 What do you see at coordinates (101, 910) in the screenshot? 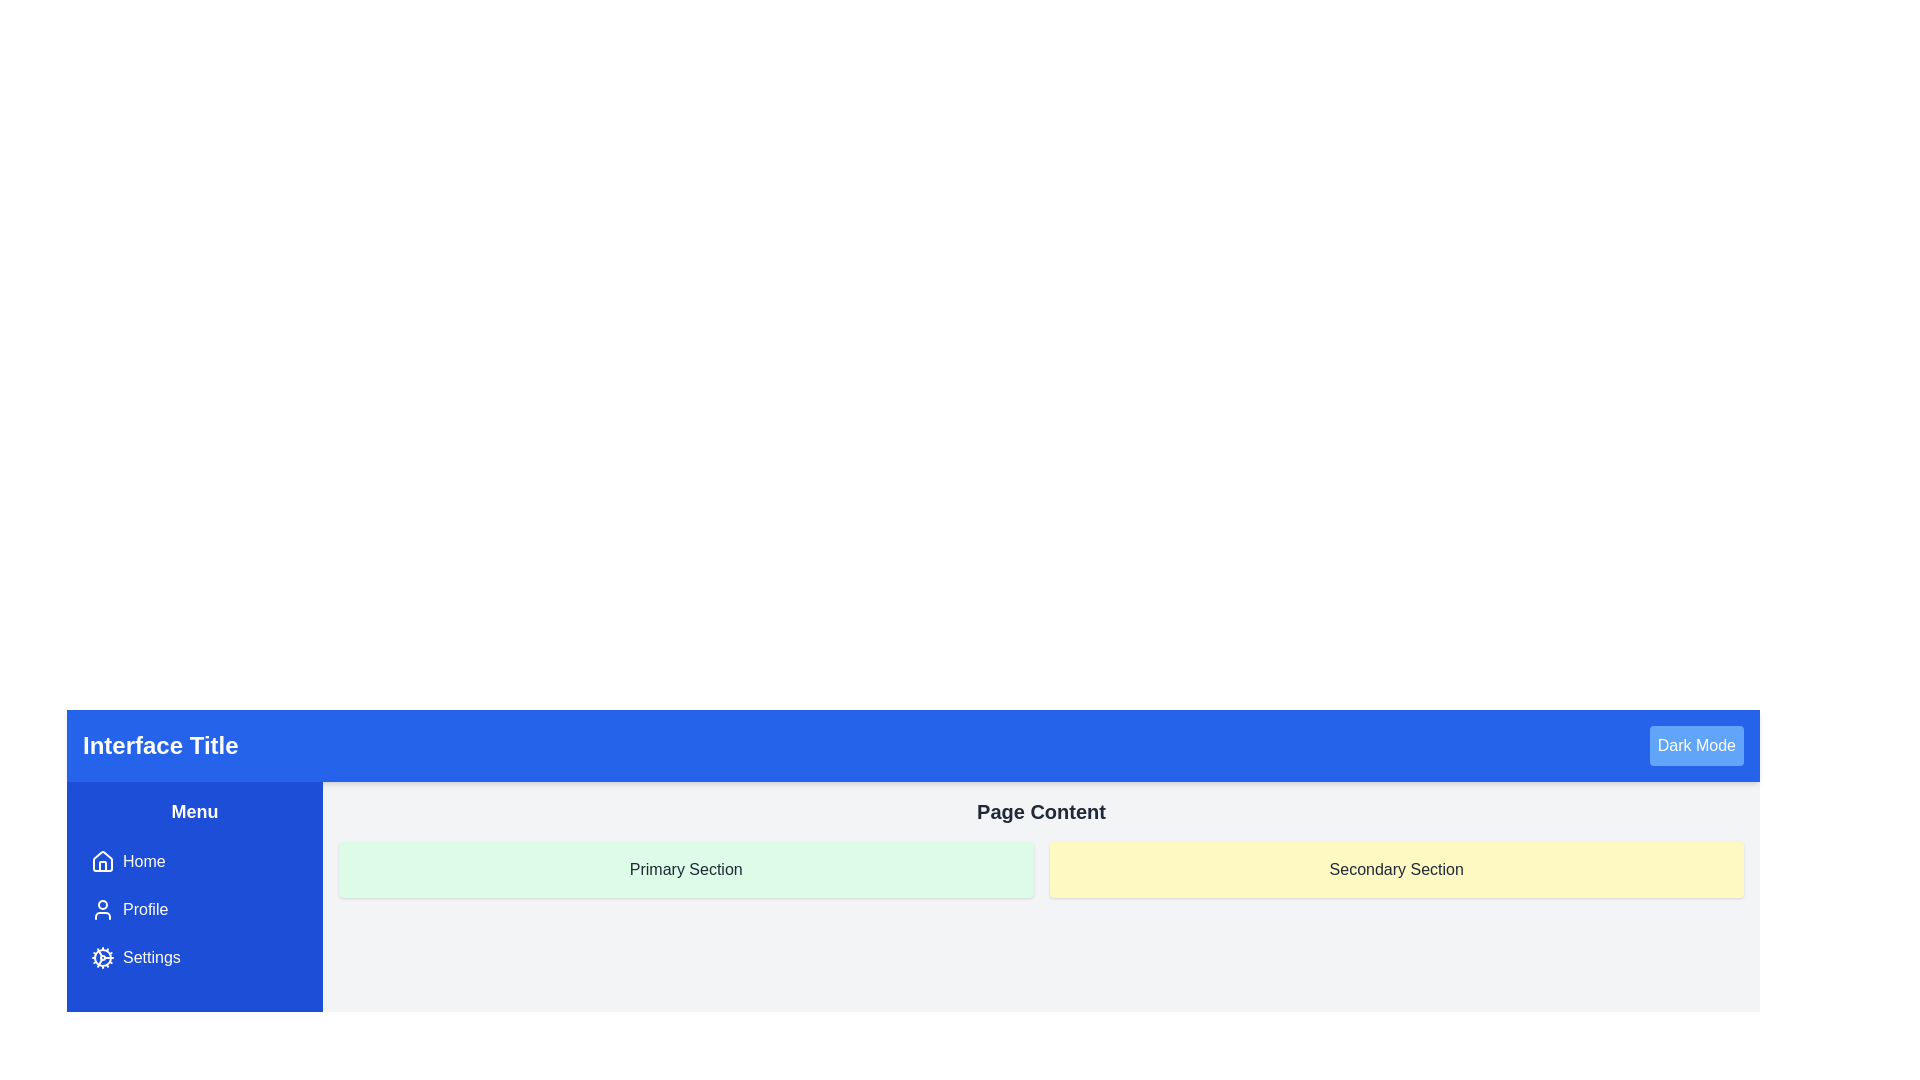
I see `the decorative Profile icon located in the vertical navigation menu on the left side of the interface, positioned to the left of the text label 'Profile'` at bounding box center [101, 910].